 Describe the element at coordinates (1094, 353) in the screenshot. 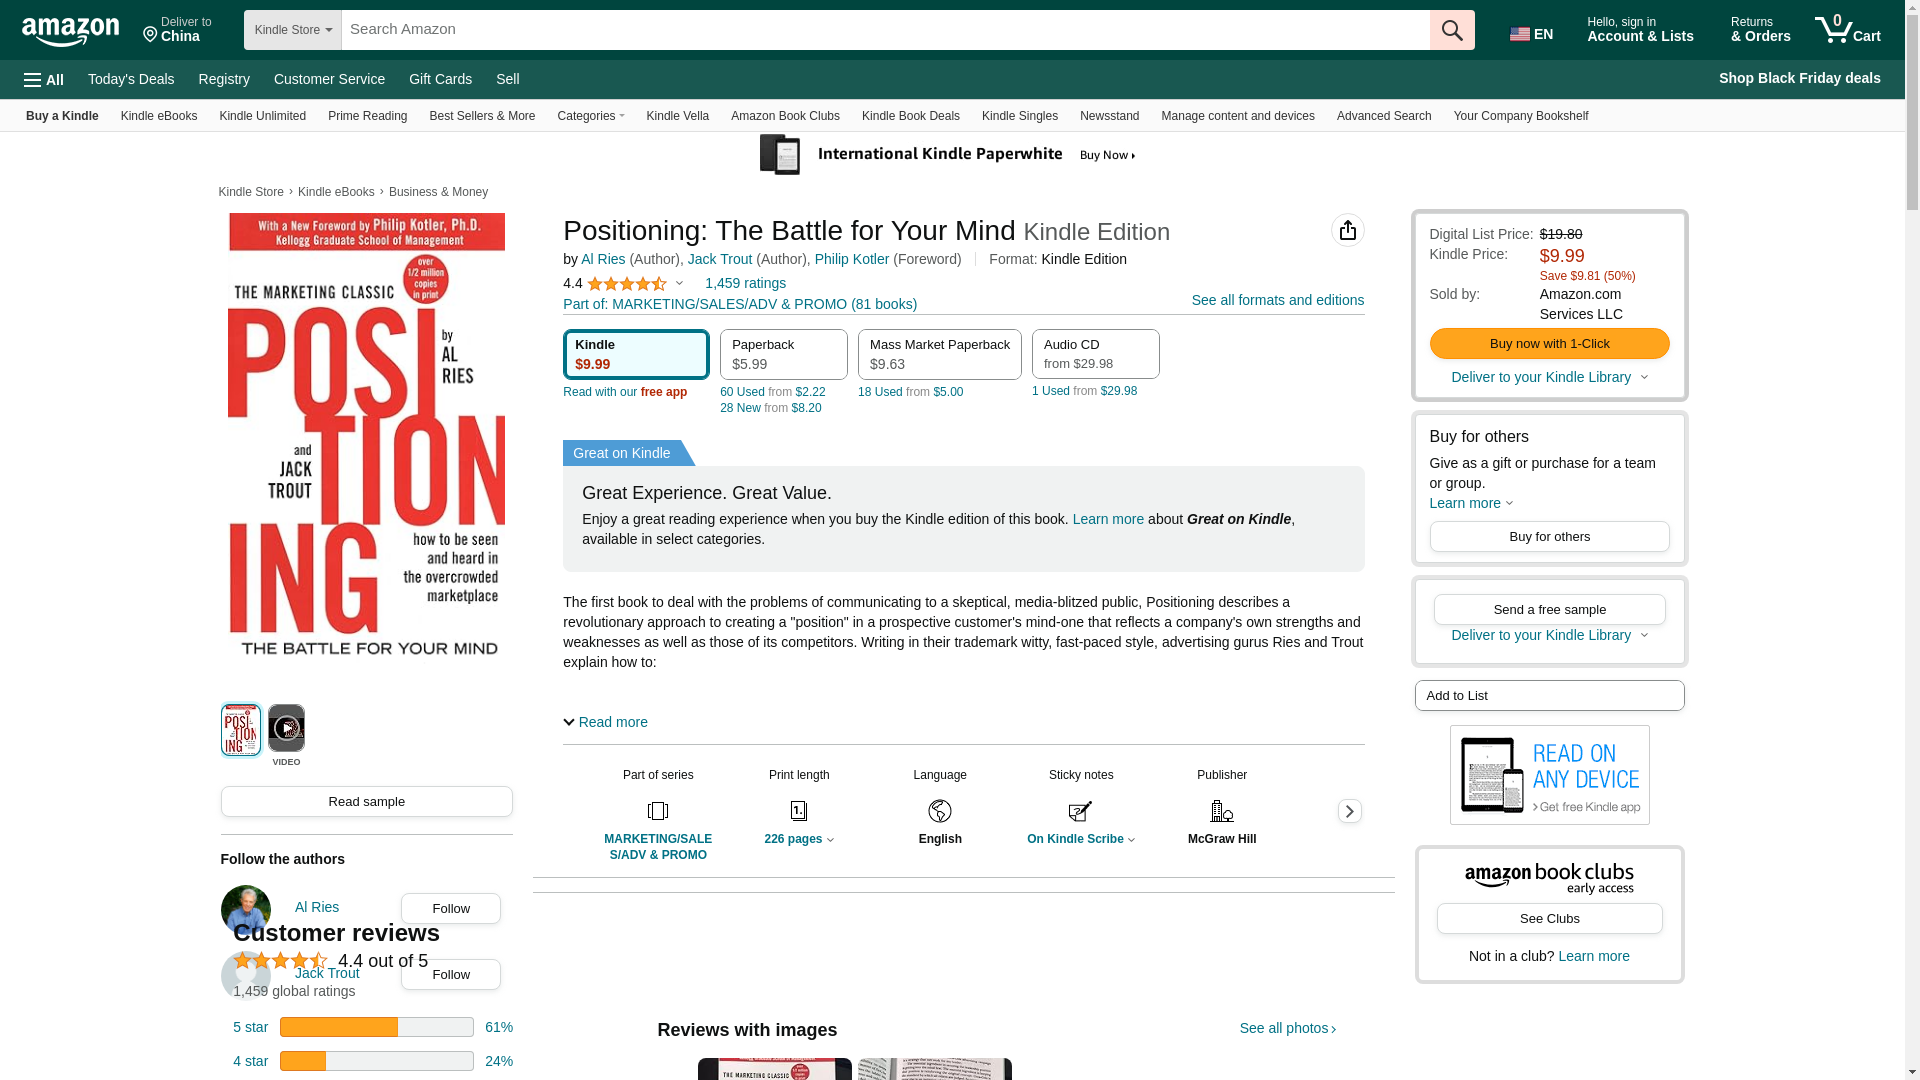

I see `'Audio CD` at that location.